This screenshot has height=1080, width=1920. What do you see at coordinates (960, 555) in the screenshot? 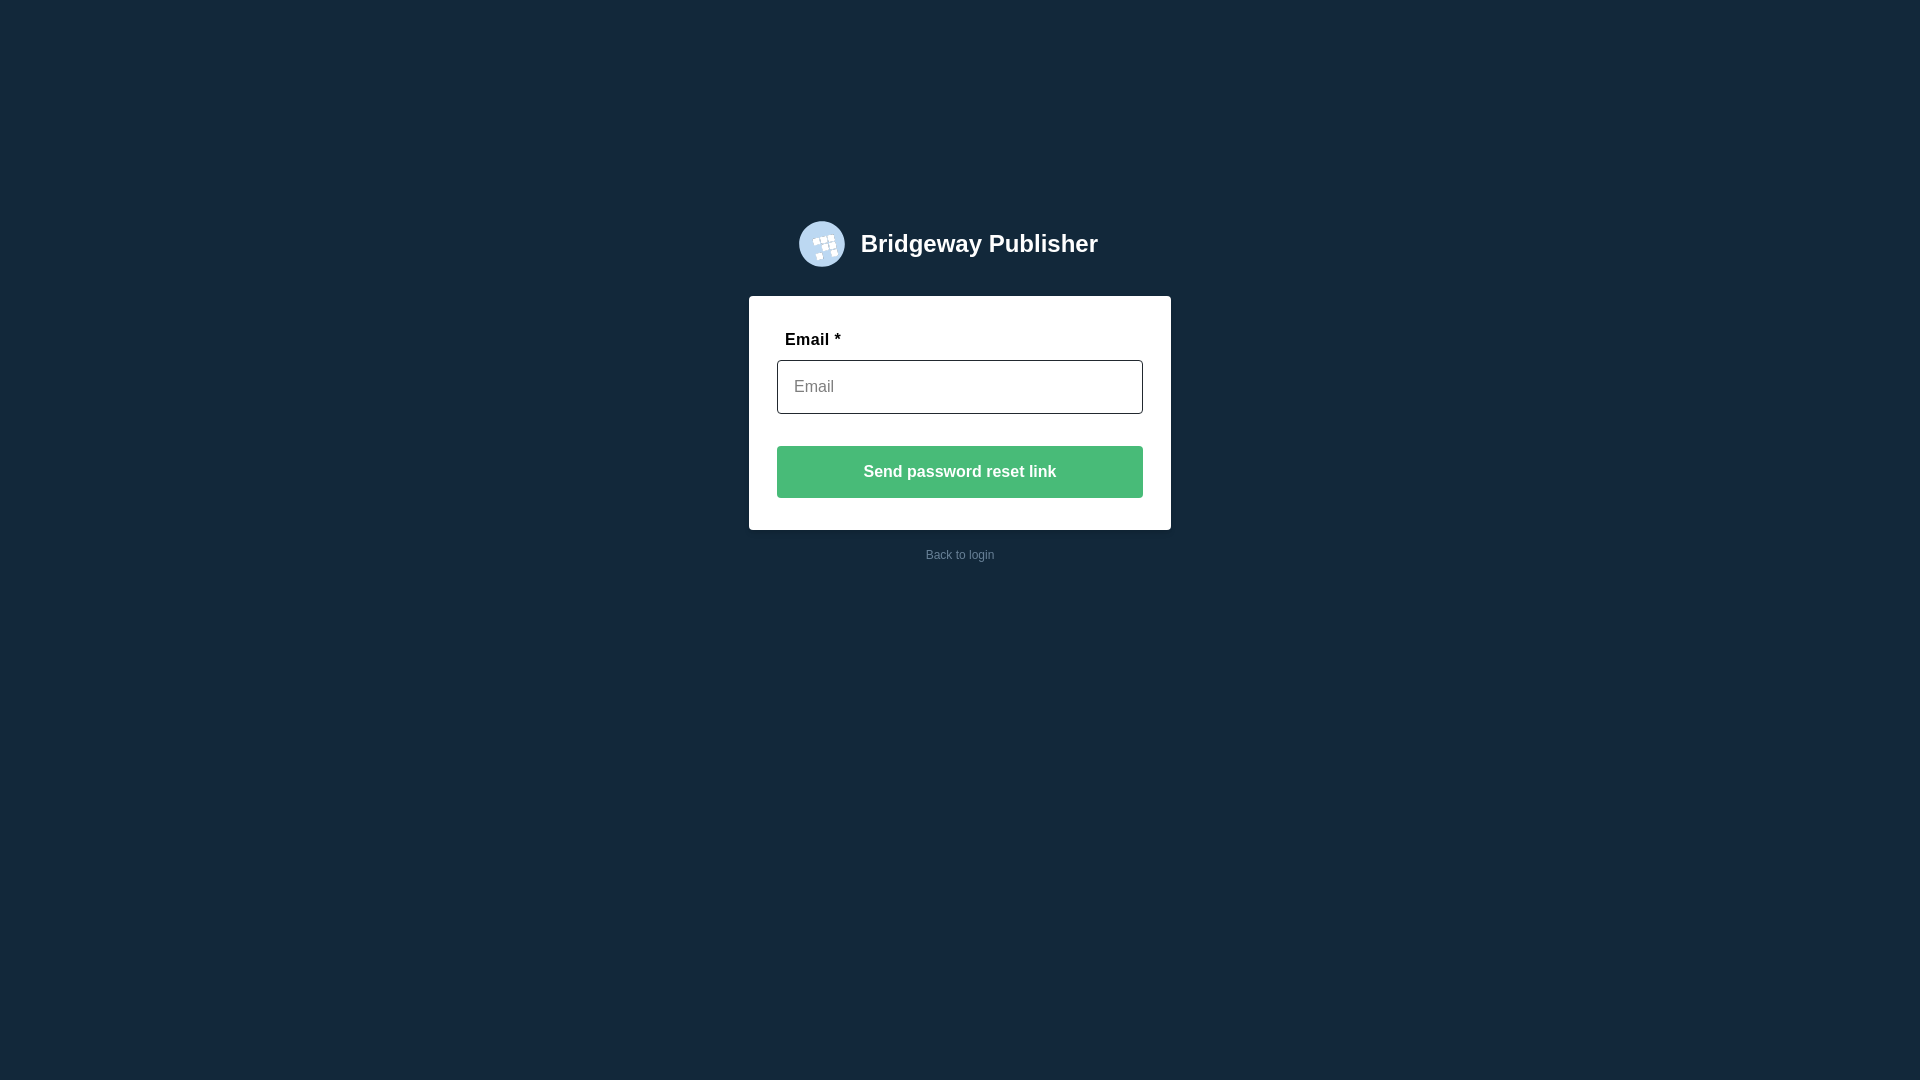
I see `'Back to login'` at bounding box center [960, 555].